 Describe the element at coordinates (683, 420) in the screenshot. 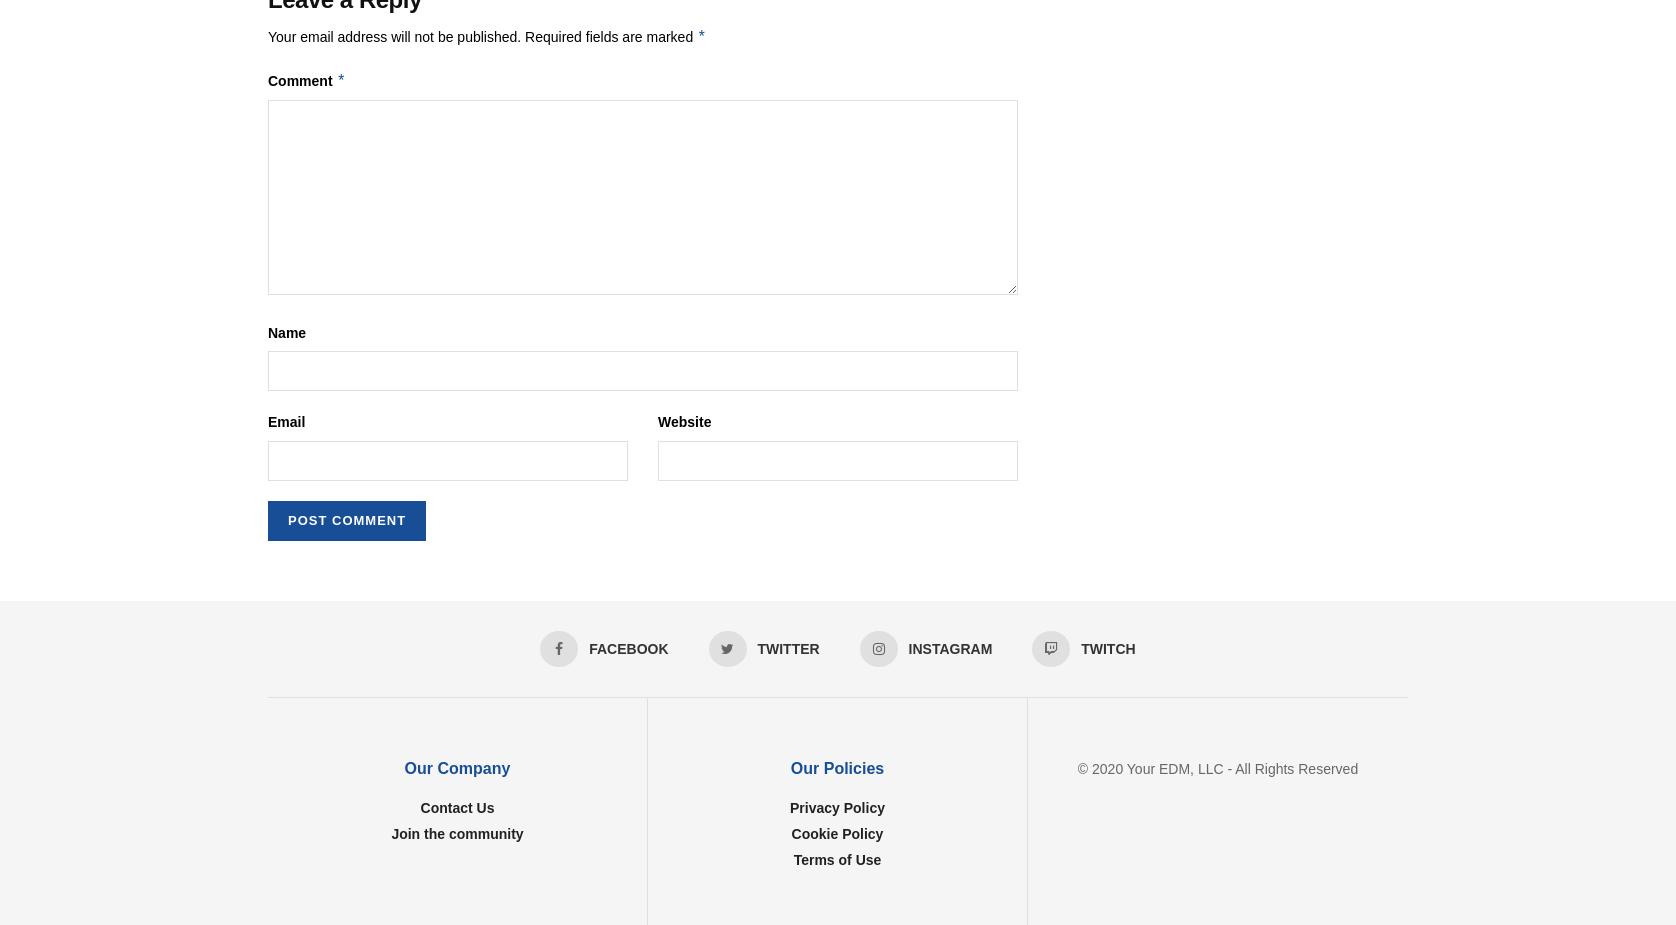

I see `'Website'` at that location.